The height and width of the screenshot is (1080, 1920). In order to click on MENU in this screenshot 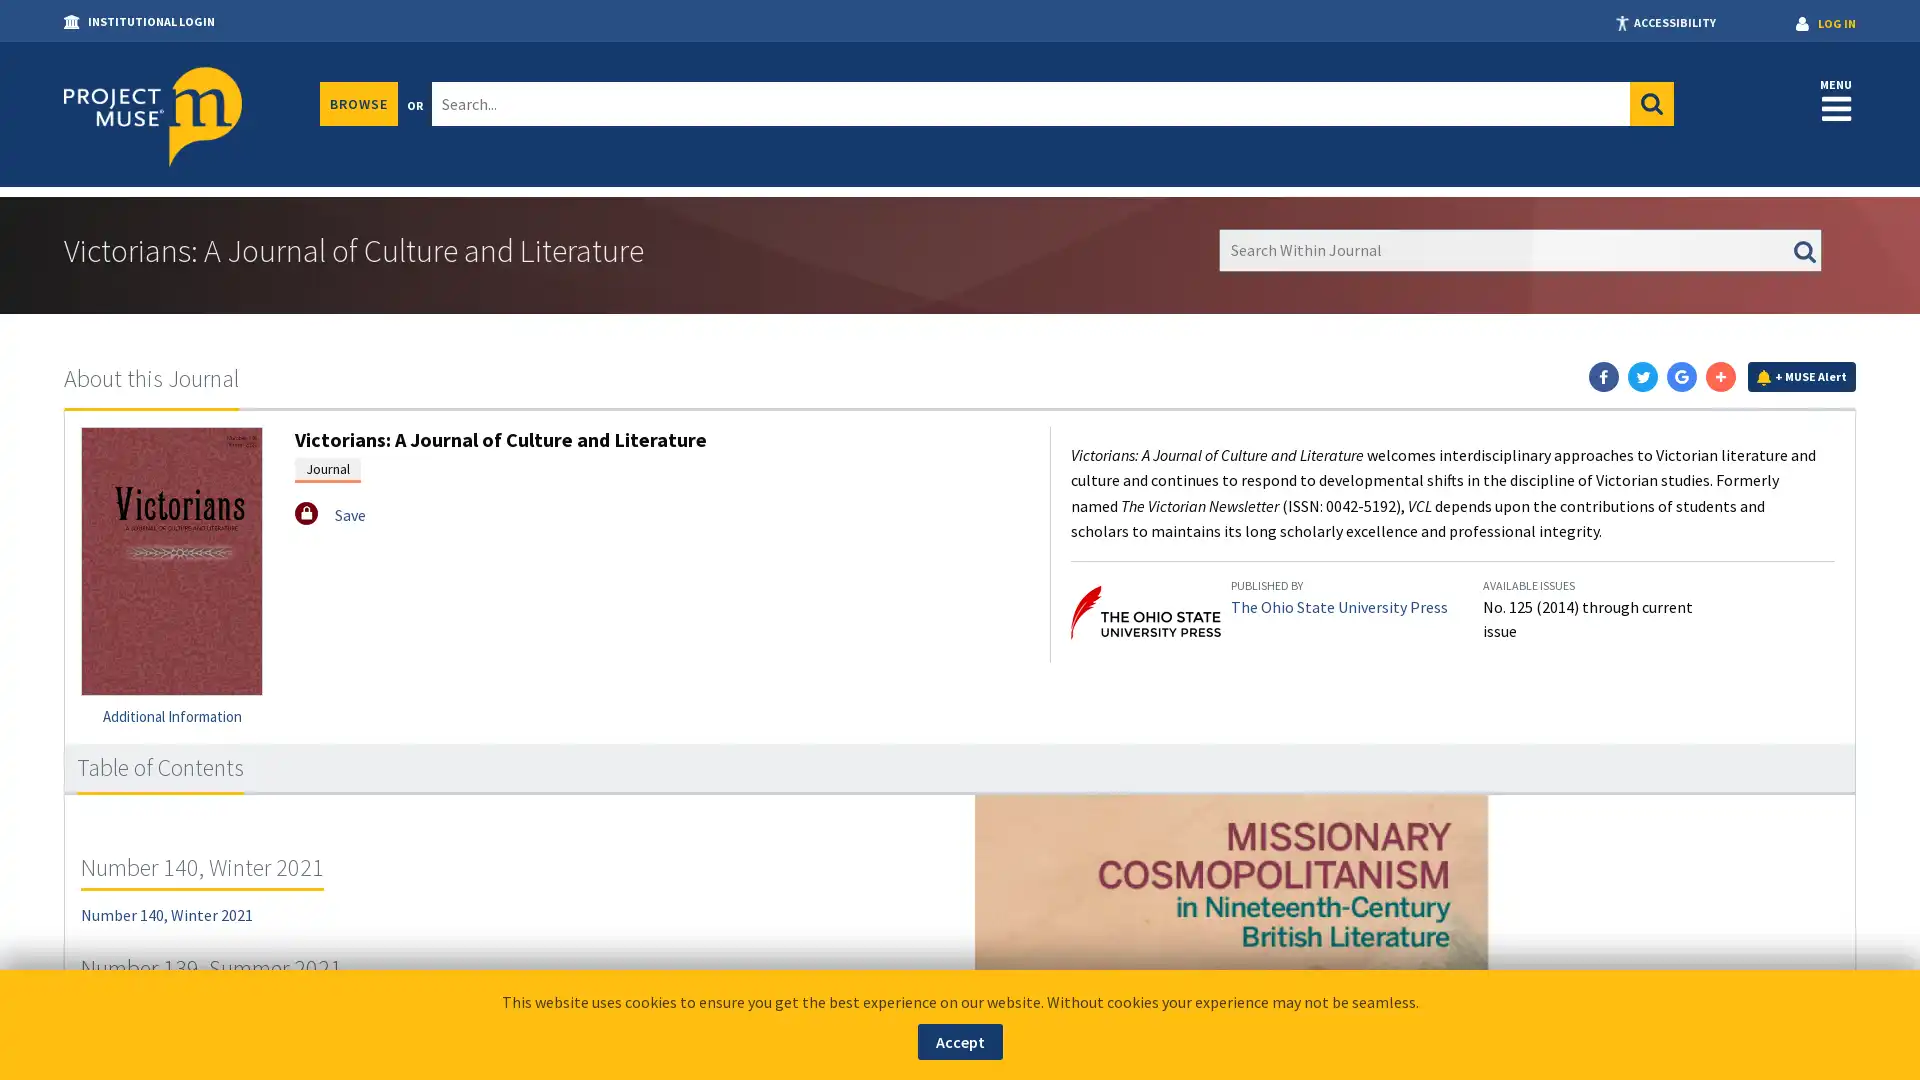, I will do `click(1836, 99)`.